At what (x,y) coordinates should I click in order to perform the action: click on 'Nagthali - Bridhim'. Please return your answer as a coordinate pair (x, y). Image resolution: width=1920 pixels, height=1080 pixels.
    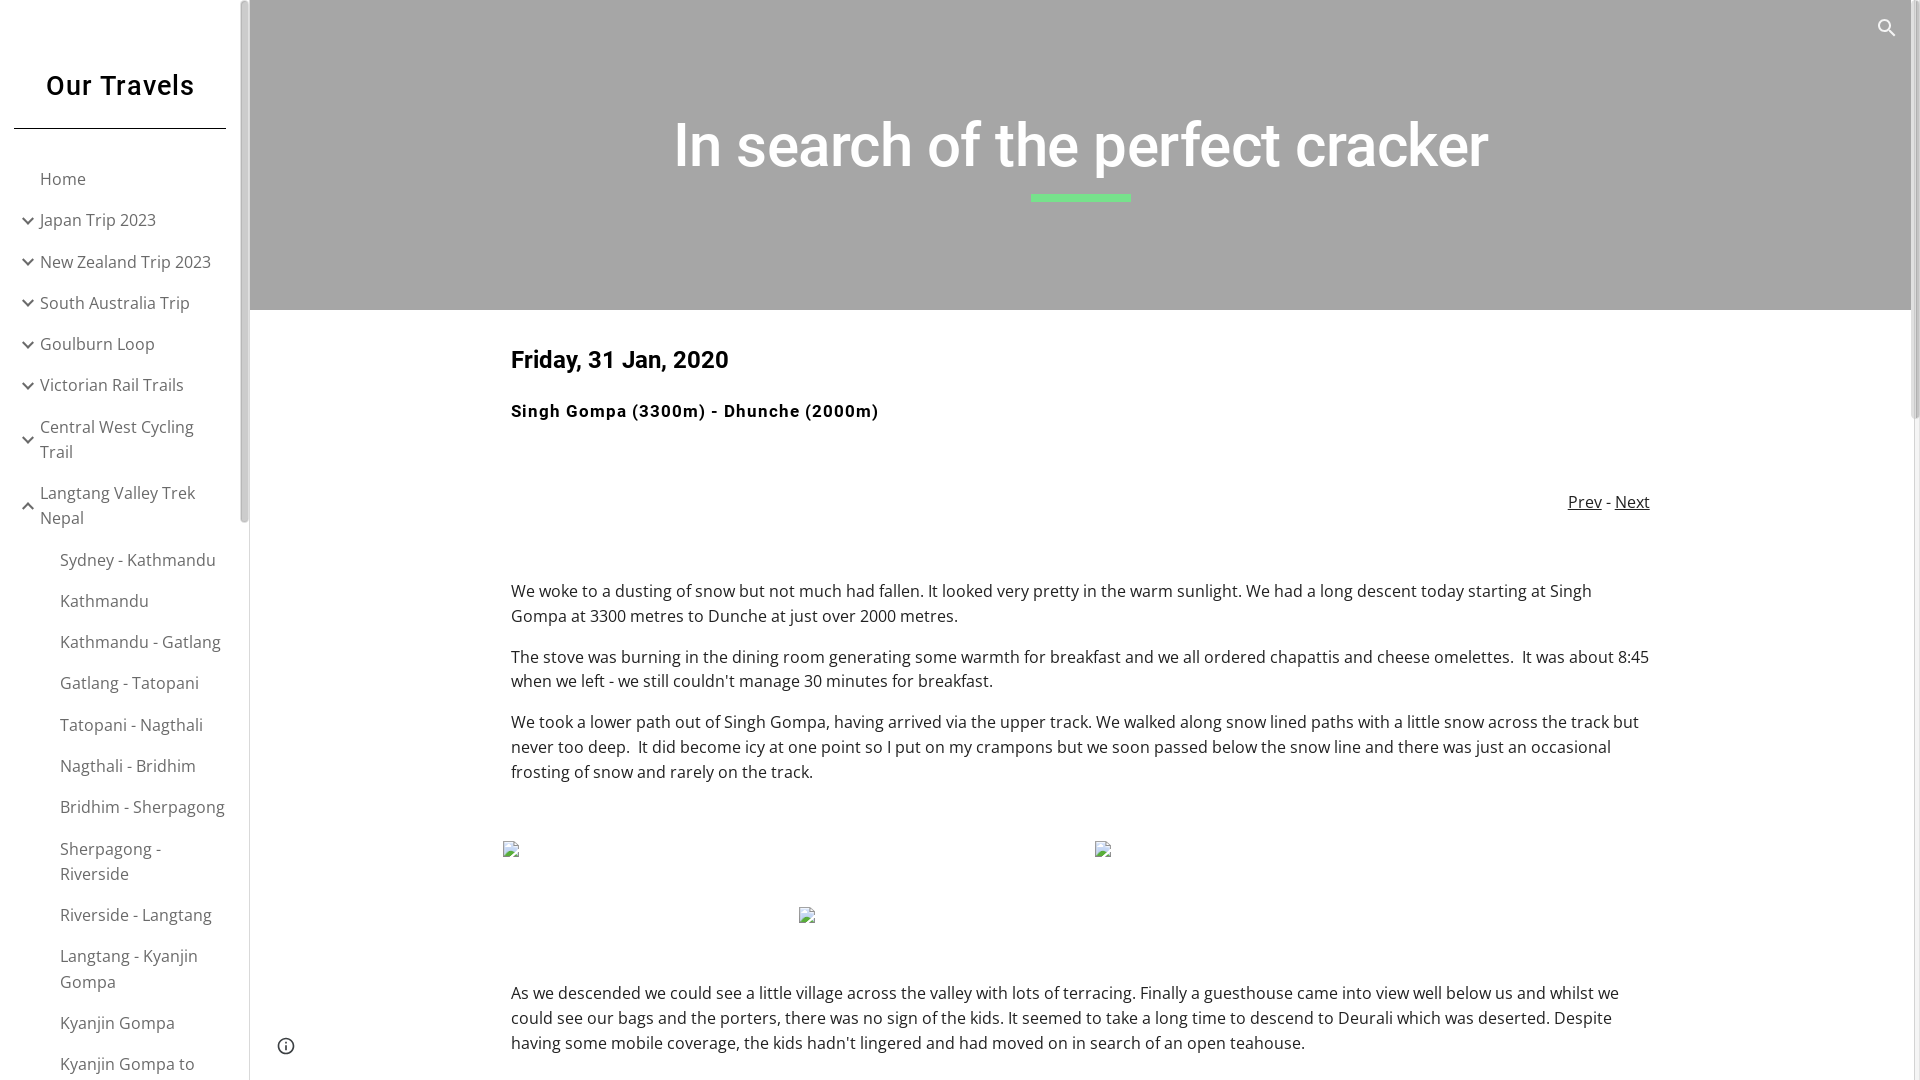
    Looking at the image, I should click on (141, 765).